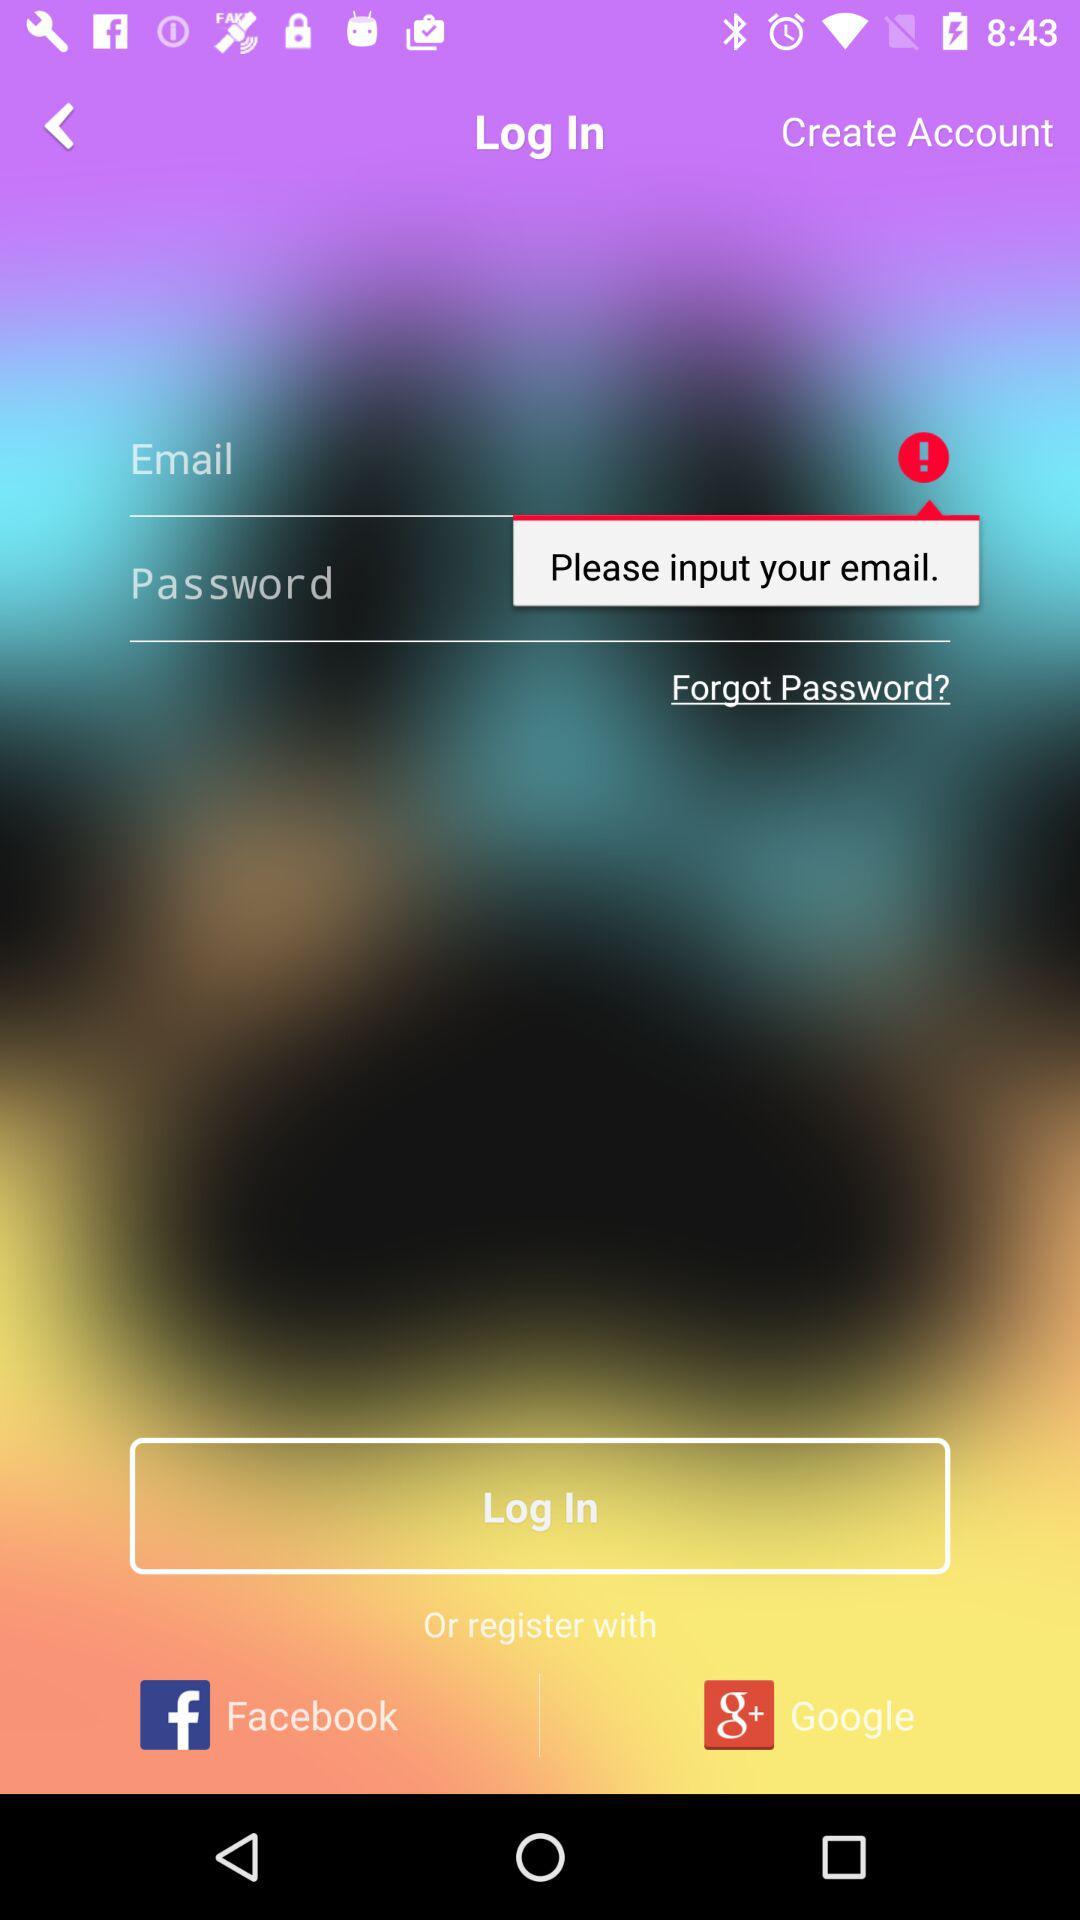  Describe the element at coordinates (540, 456) in the screenshot. I see `the email address for login` at that location.